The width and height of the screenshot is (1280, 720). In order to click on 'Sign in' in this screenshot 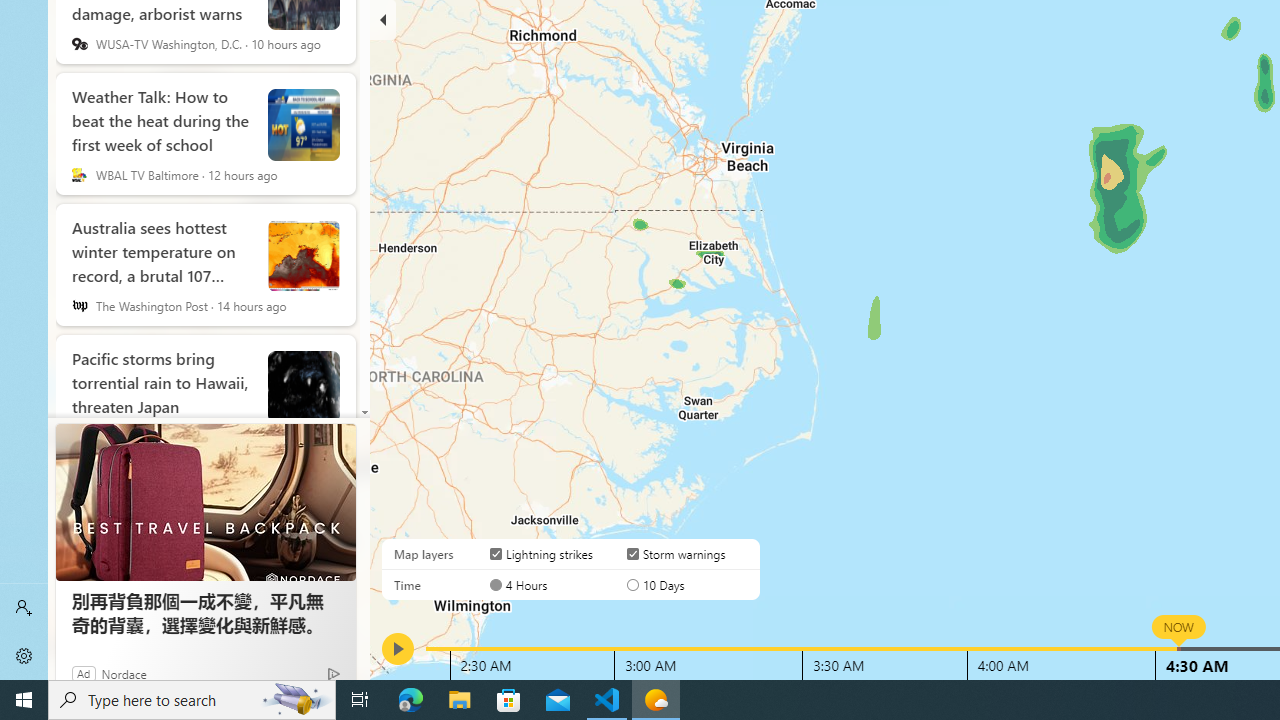, I will do `click(24, 607)`.